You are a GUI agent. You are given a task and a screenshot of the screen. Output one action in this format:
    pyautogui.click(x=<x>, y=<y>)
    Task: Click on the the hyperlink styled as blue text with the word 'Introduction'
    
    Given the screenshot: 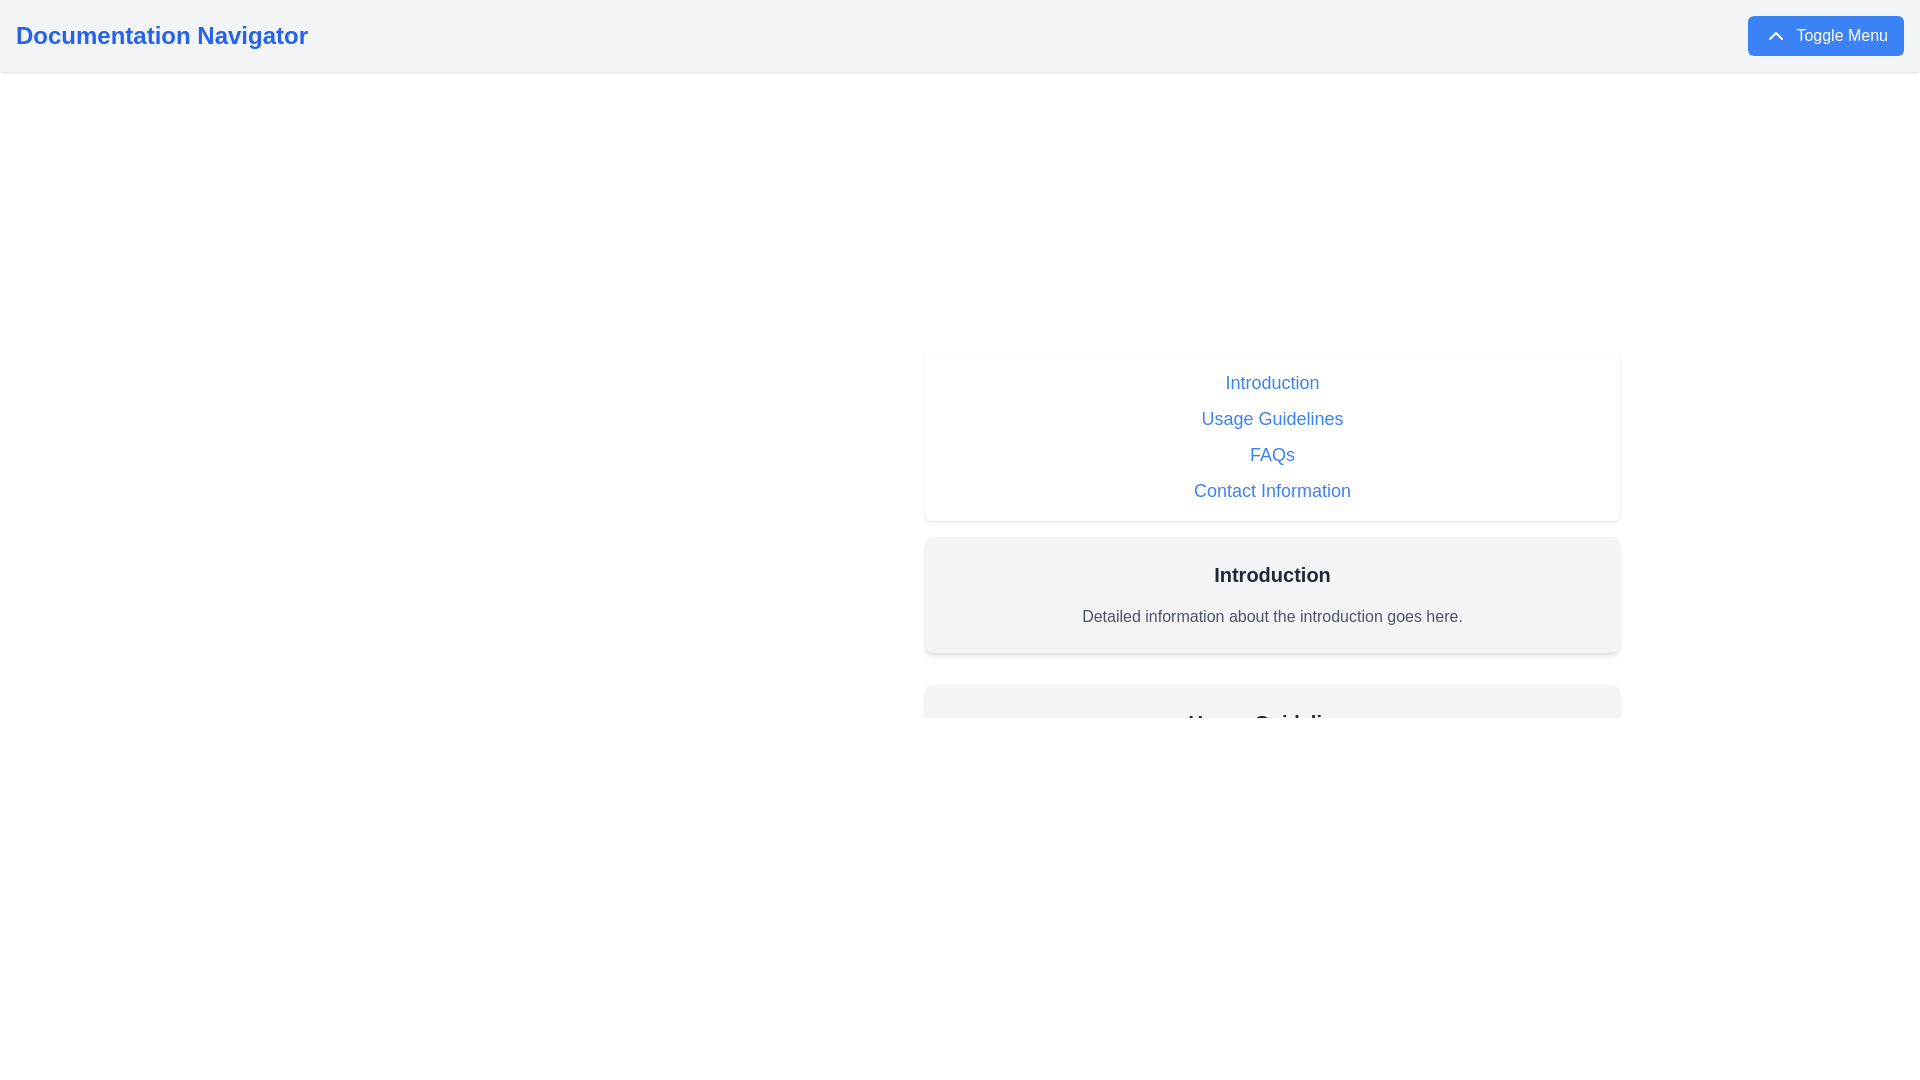 What is the action you would take?
    pyautogui.click(x=1271, y=382)
    